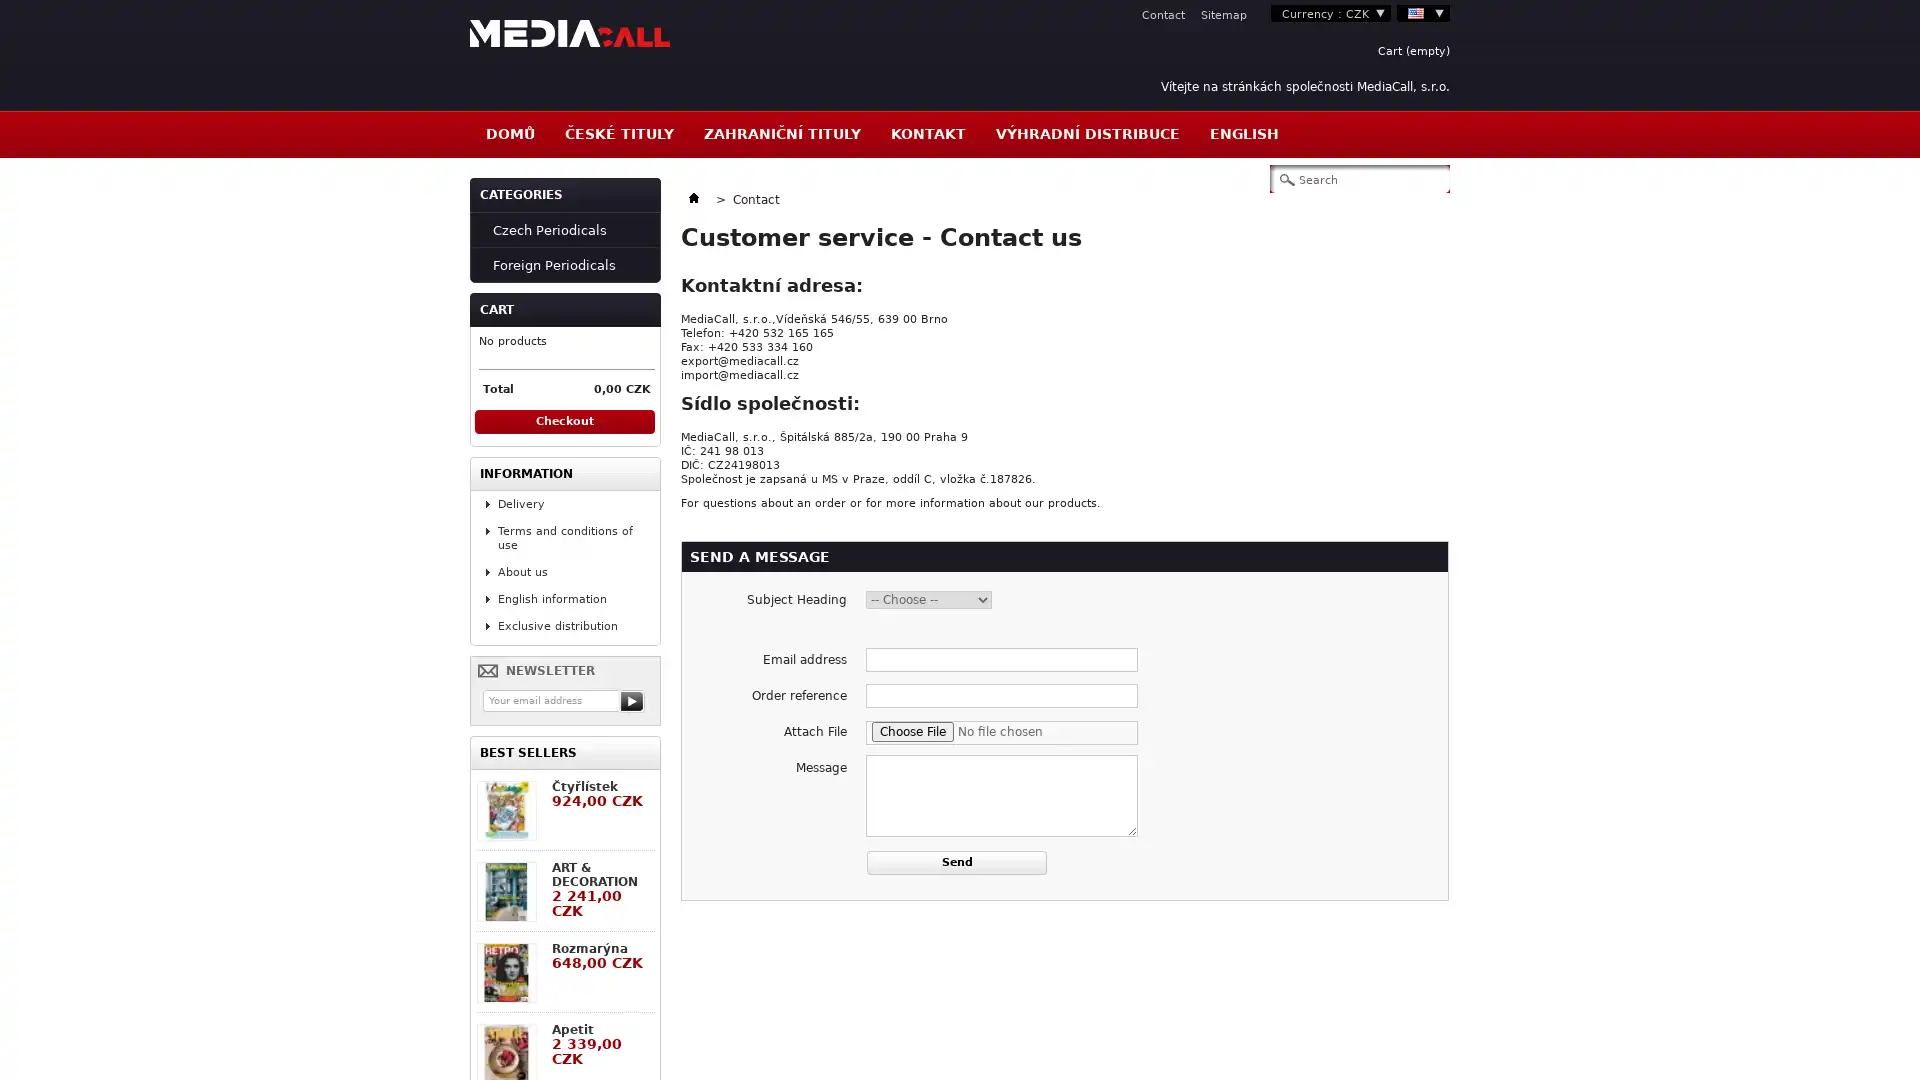 The height and width of the screenshot is (1080, 1920). What do you see at coordinates (632, 700) in the screenshot?
I see `ok` at bounding box center [632, 700].